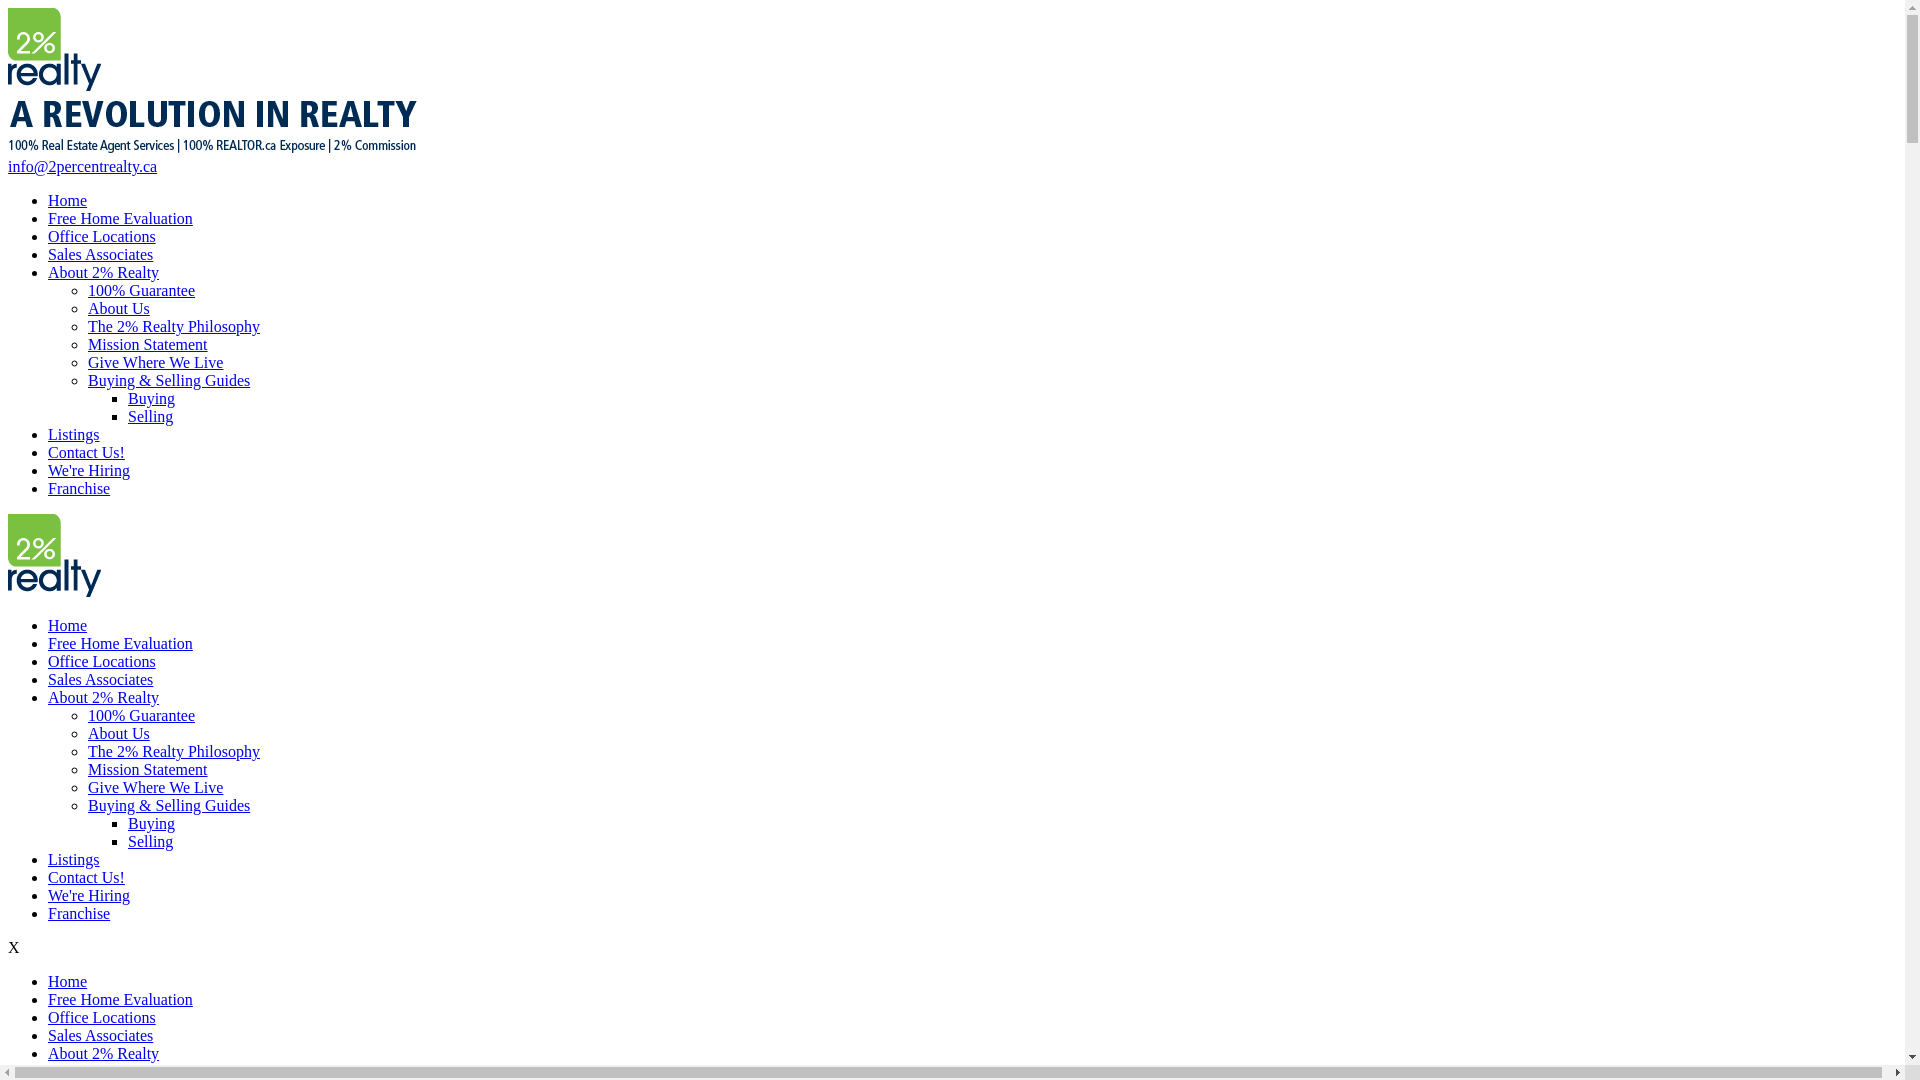  Describe the element at coordinates (81, 165) in the screenshot. I see `'info@2percentrealty.ca'` at that location.